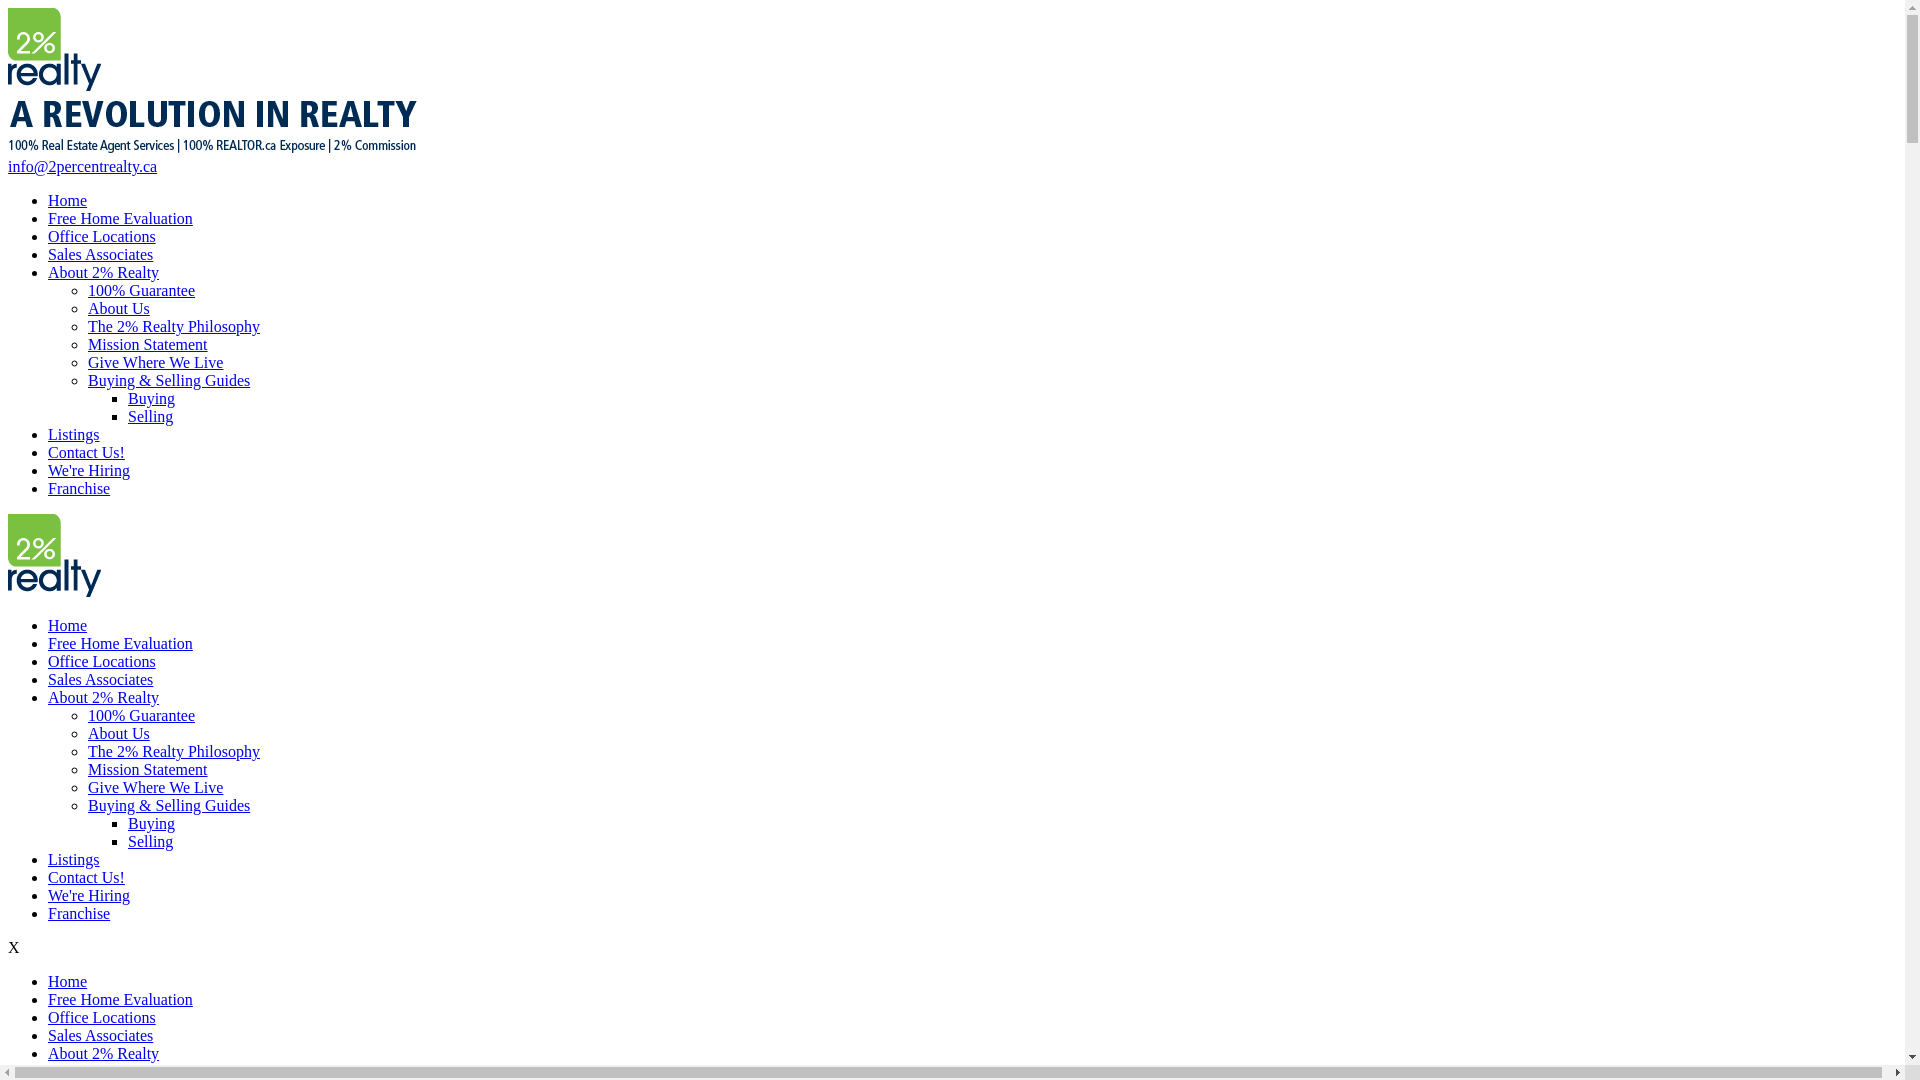  Describe the element at coordinates (81, 165) in the screenshot. I see `'info@2percentrealty.ca'` at that location.